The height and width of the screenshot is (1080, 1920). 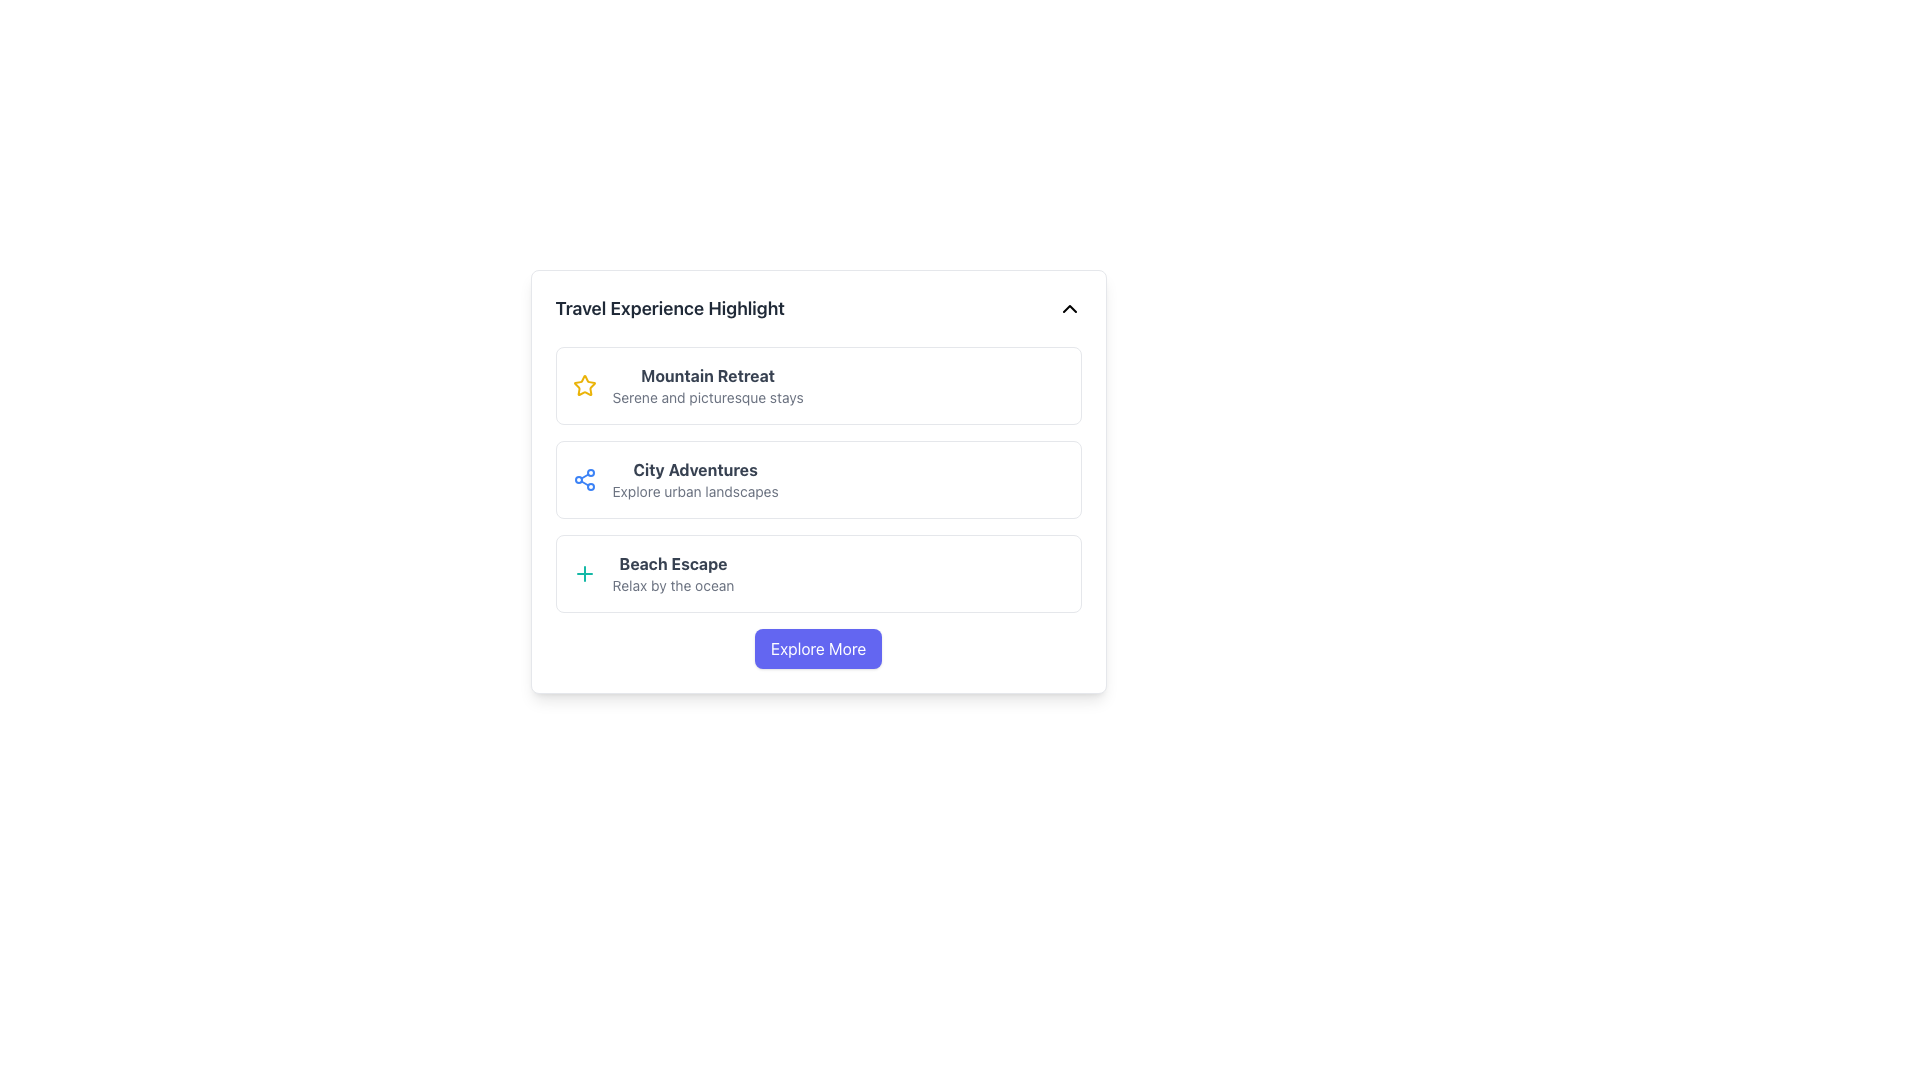 What do you see at coordinates (695, 479) in the screenshot?
I see `text from the informational card summarizing urban adventure options, which is the second card in a vertical list of travel category cards` at bounding box center [695, 479].